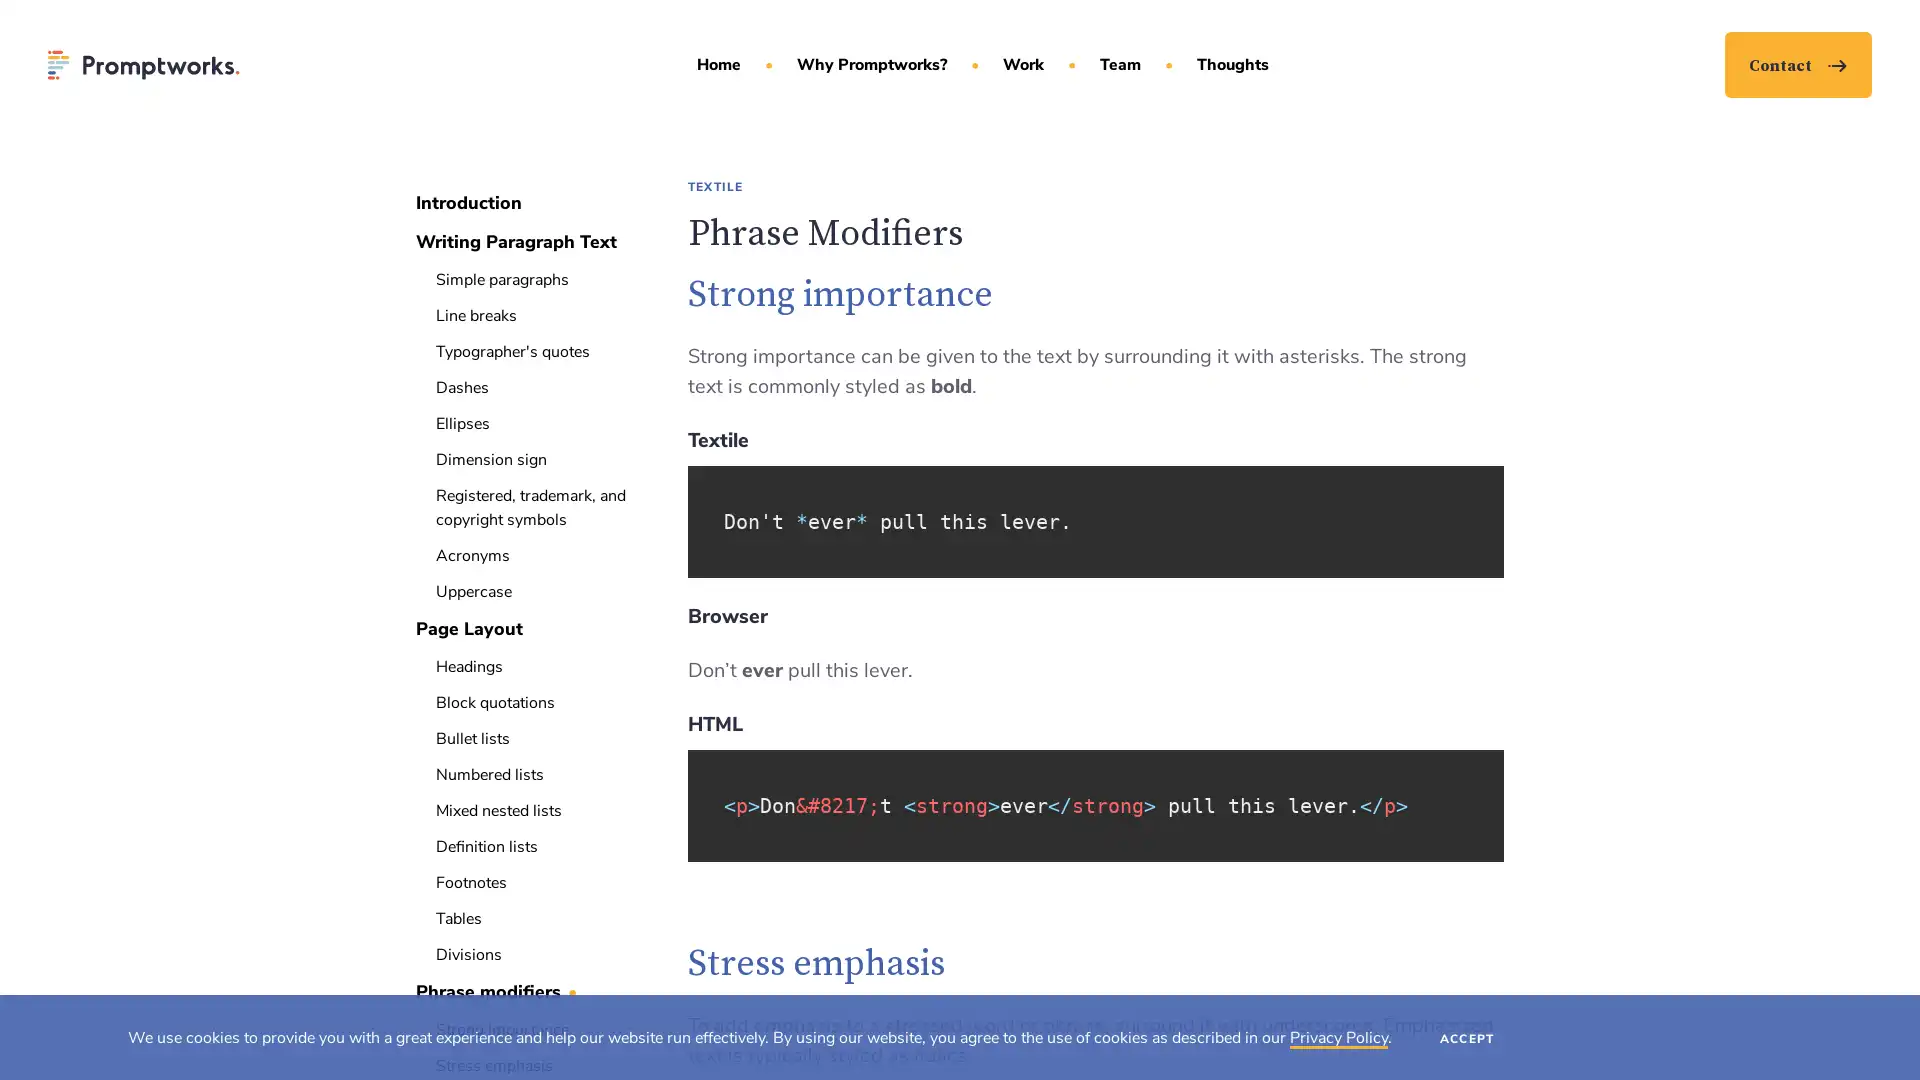 This screenshot has width=1920, height=1080. What do you see at coordinates (1467, 1036) in the screenshot?
I see `ACCEPT` at bounding box center [1467, 1036].